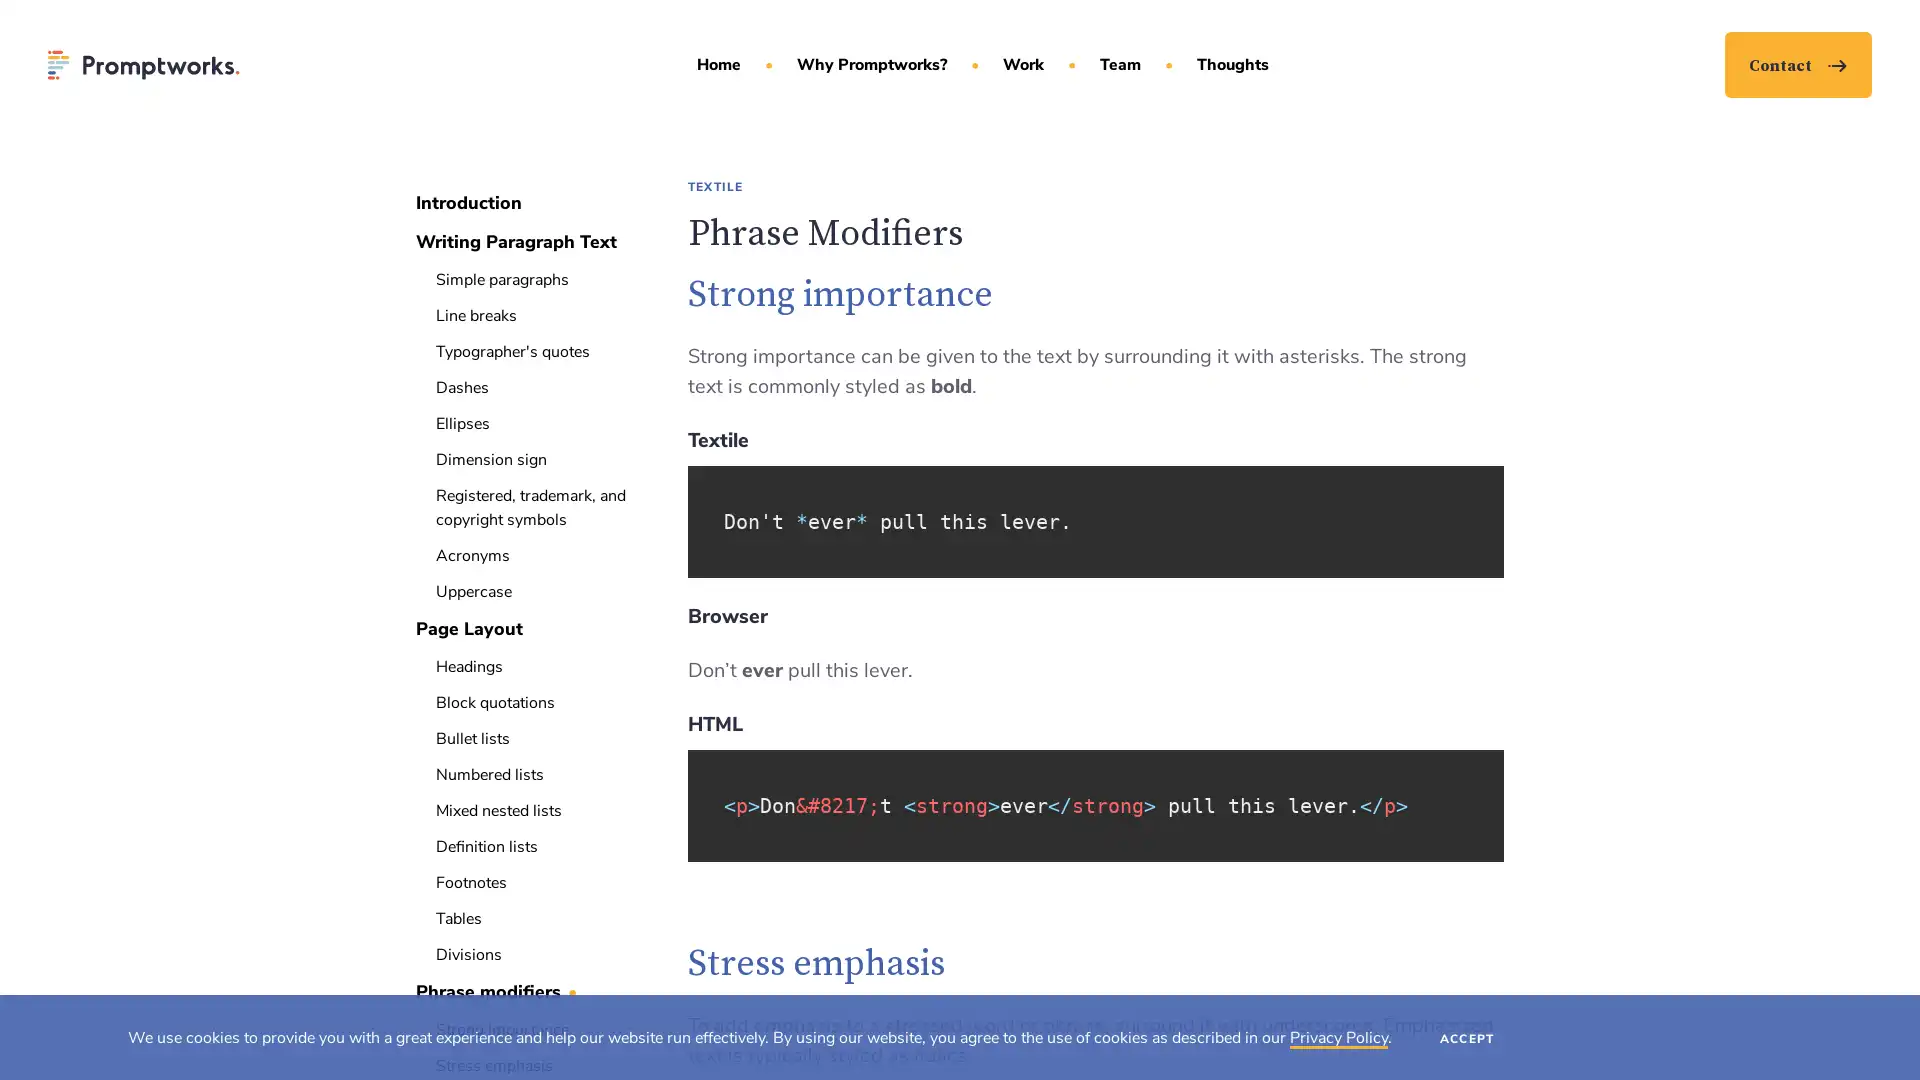 This screenshot has width=1920, height=1080. What do you see at coordinates (1467, 1036) in the screenshot?
I see `ACCEPT` at bounding box center [1467, 1036].